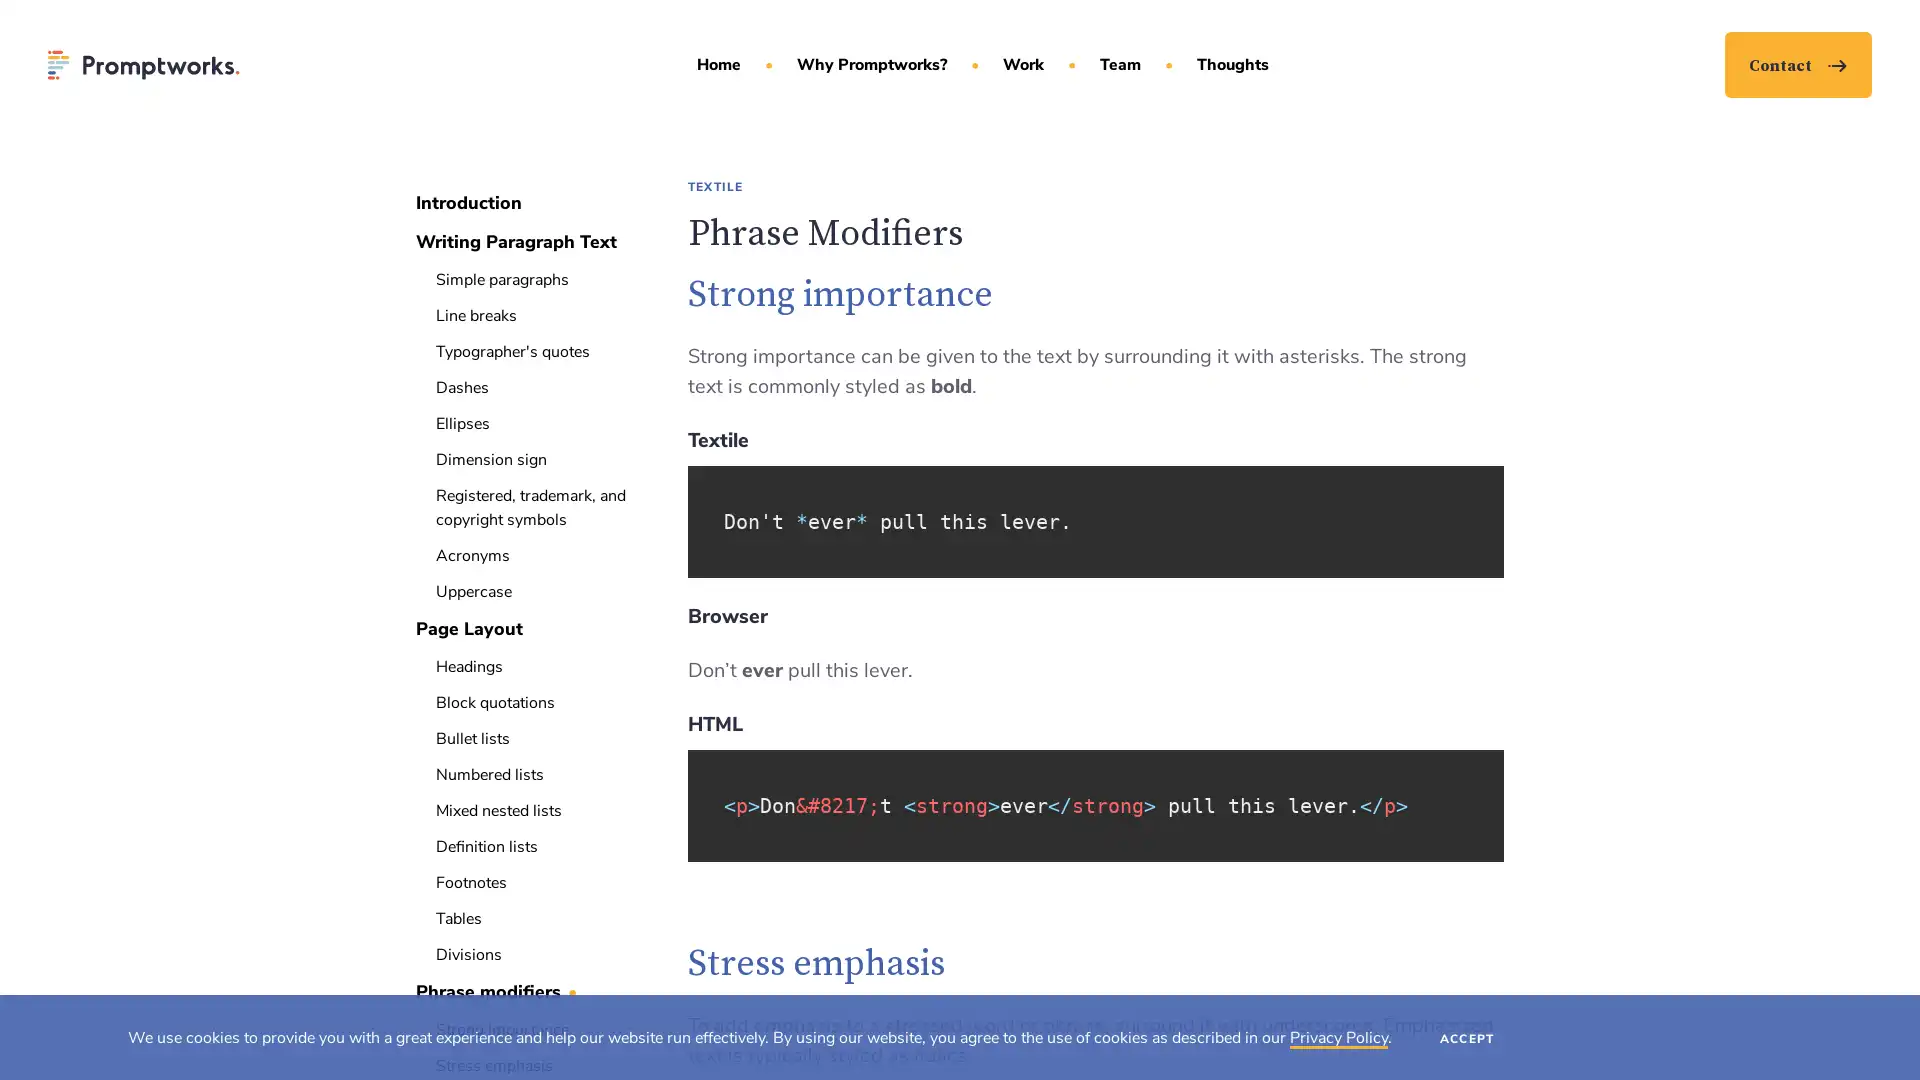 This screenshot has width=1920, height=1080. What do you see at coordinates (1467, 1036) in the screenshot?
I see `ACCEPT` at bounding box center [1467, 1036].